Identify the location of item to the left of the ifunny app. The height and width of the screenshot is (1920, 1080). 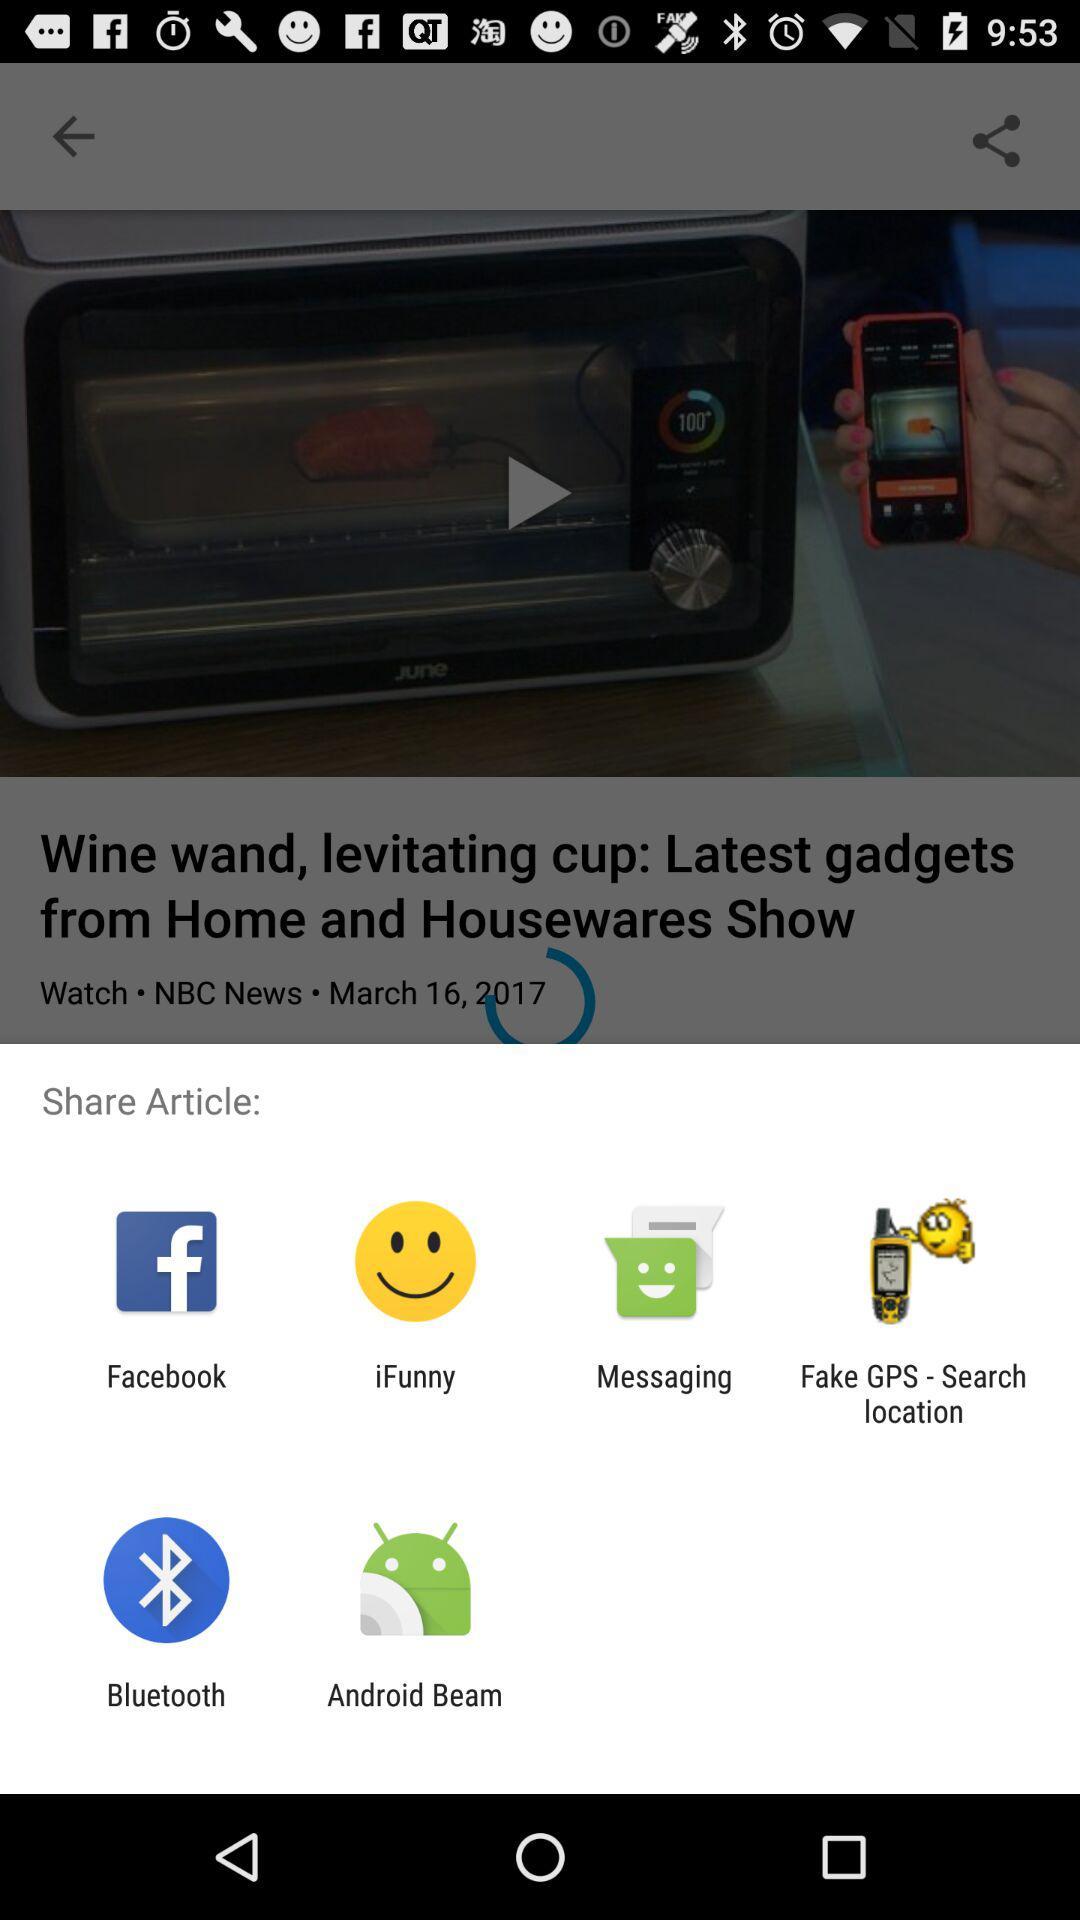
(165, 1392).